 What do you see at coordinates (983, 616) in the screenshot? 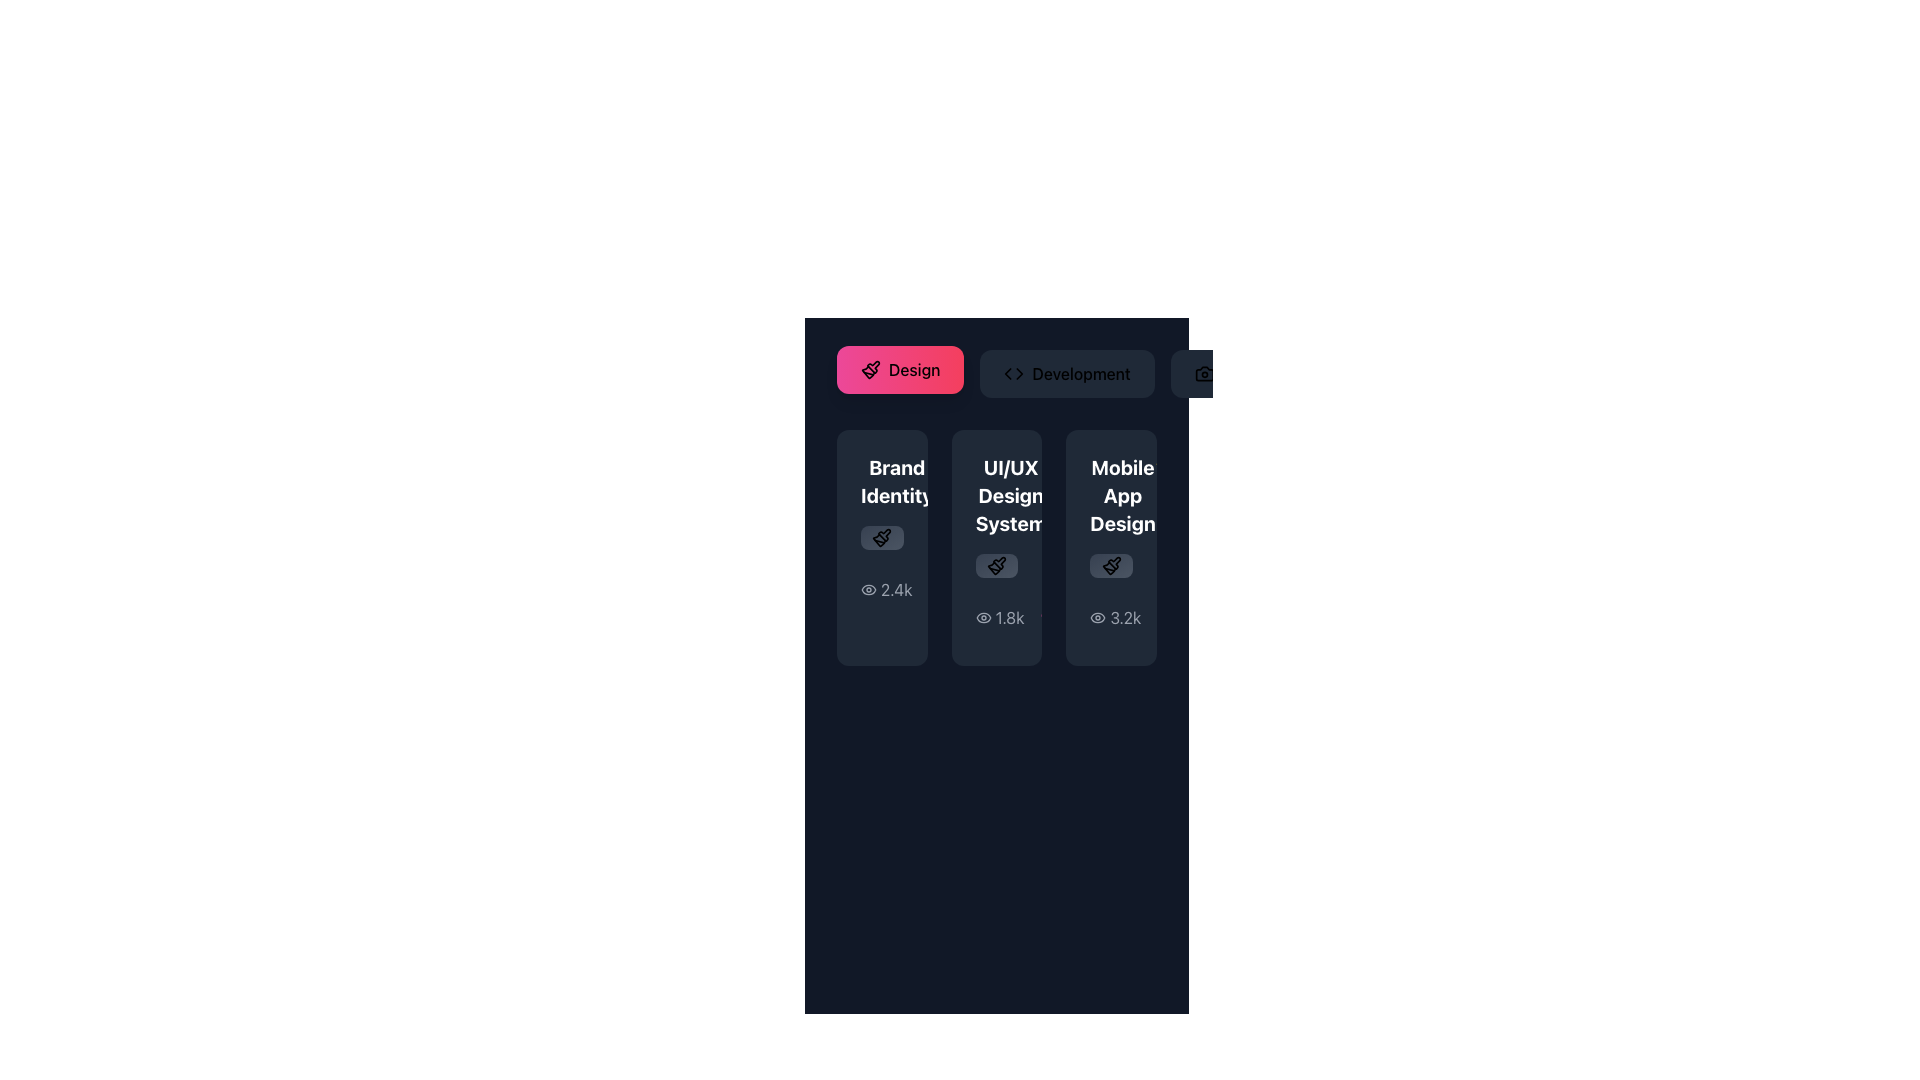
I see `the visibility icon located to the left of the text '1.8k' in the middle panel labeled 'UI/UX Design System'` at bounding box center [983, 616].